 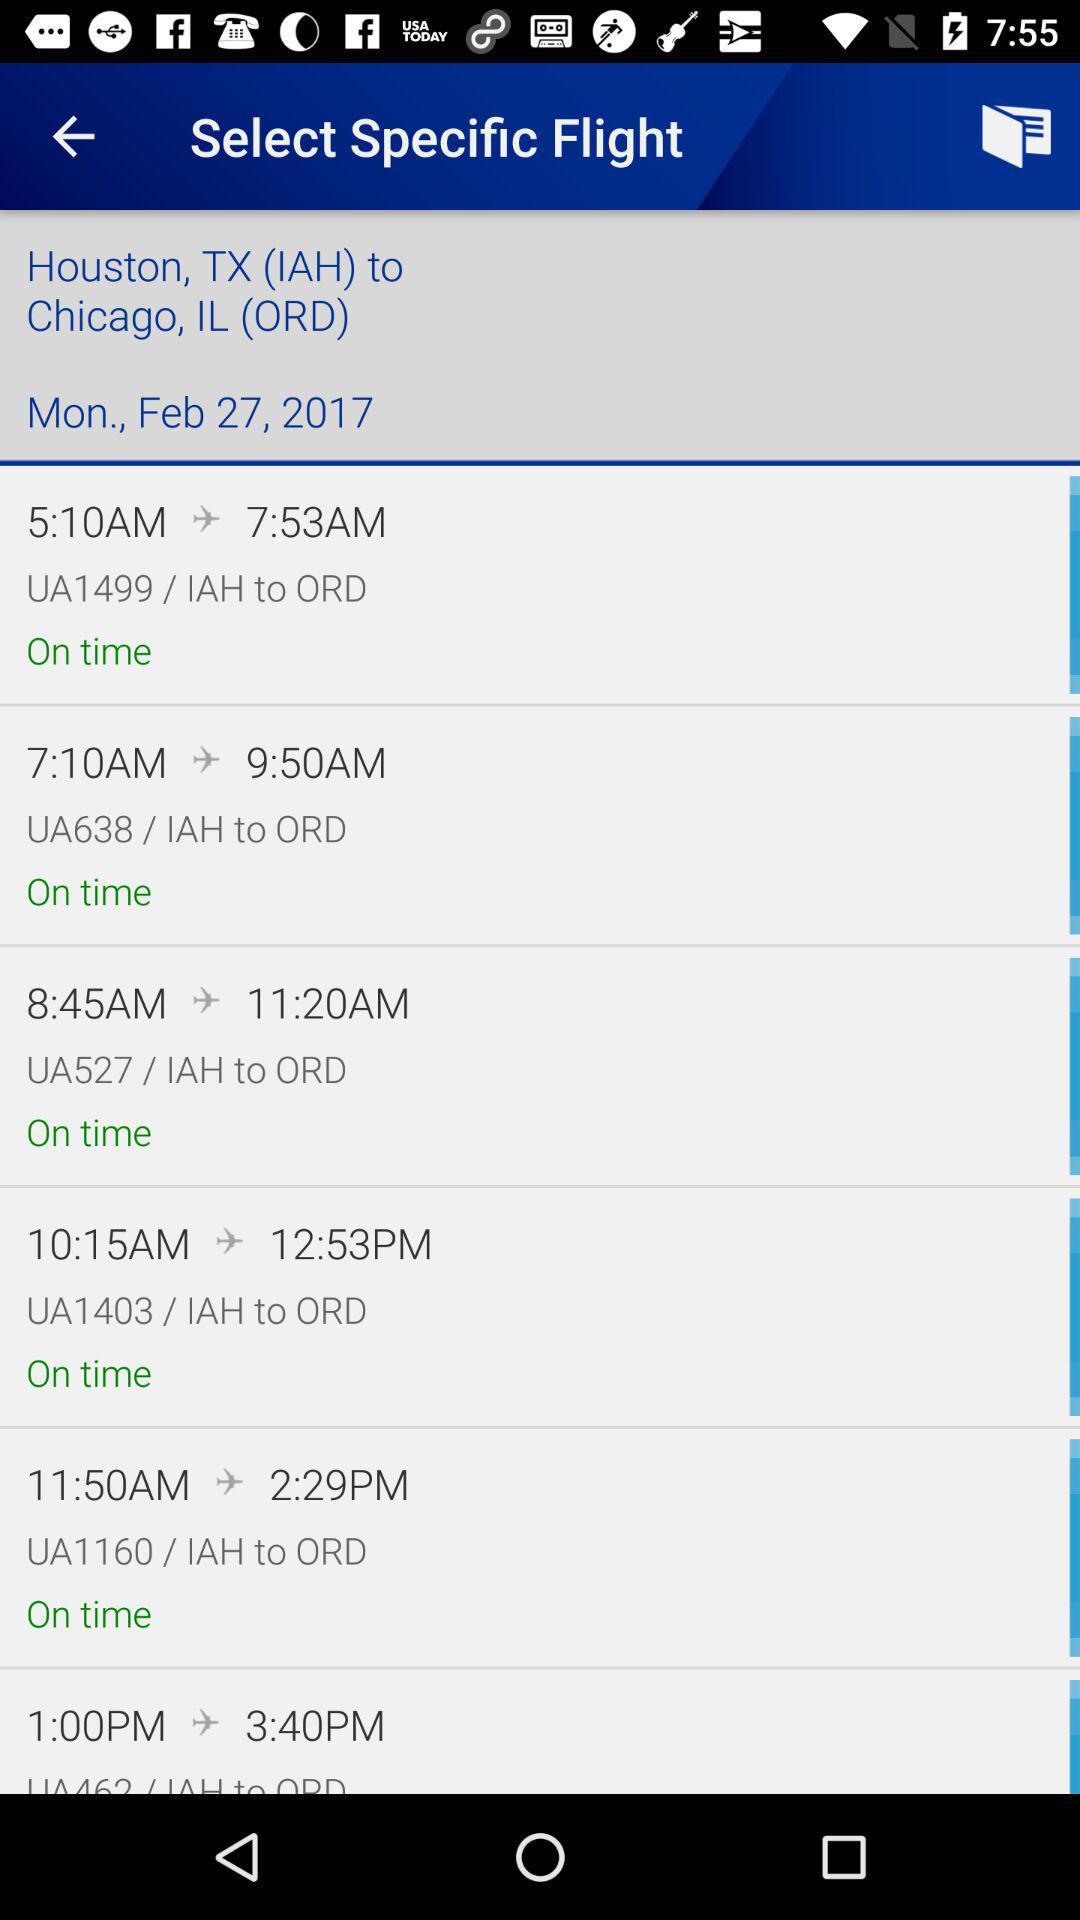 I want to click on the icon above ua1160 iah to icon, so click(x=338, y=1483).